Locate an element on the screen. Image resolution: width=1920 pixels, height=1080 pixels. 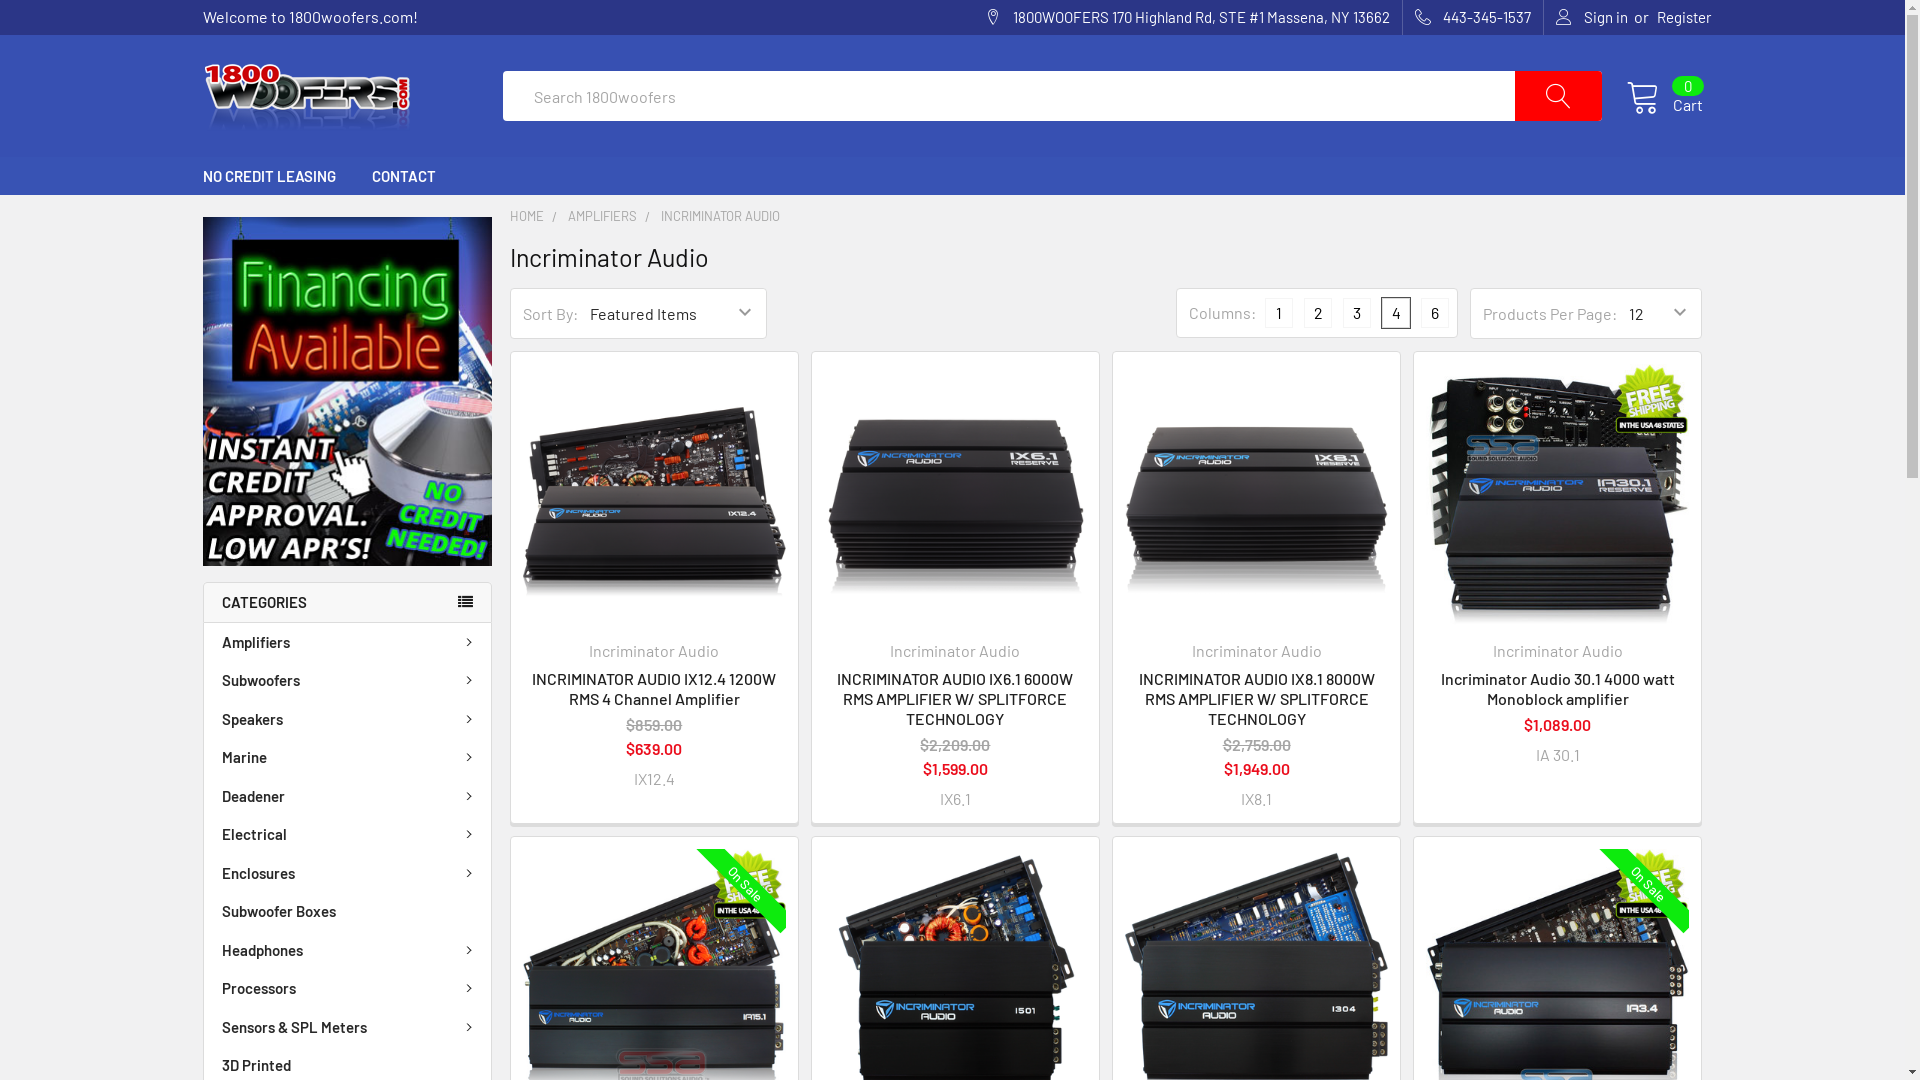
'Incriminator Audio 30.1 4000 watt Monoblock amplifier' is located at coordinates (1557, 687).